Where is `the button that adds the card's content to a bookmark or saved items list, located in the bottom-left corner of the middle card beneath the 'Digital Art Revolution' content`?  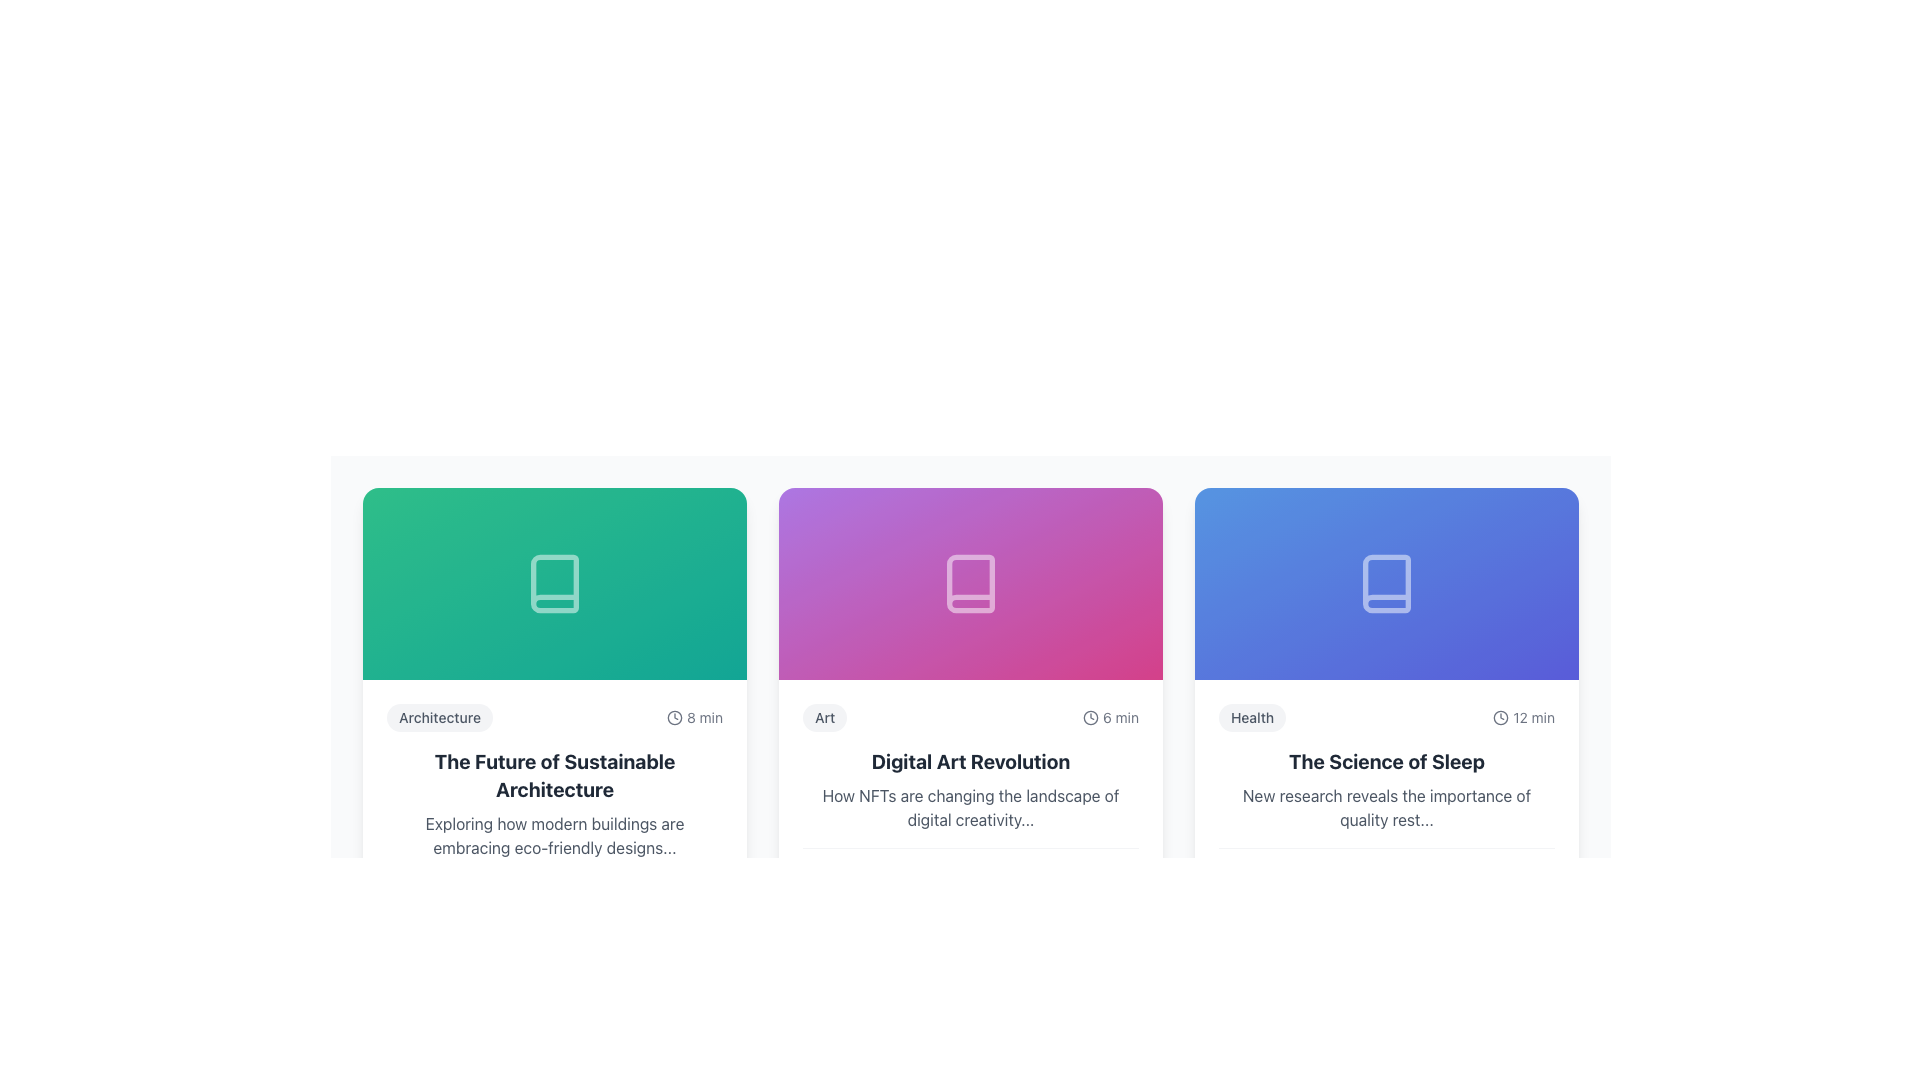 the button that adds the card's content to a bookmark or saved items list, located in the bottom-left corner of the middle card beneath the 'Digital Art Revolution' content is located at coordinates (820, 882).